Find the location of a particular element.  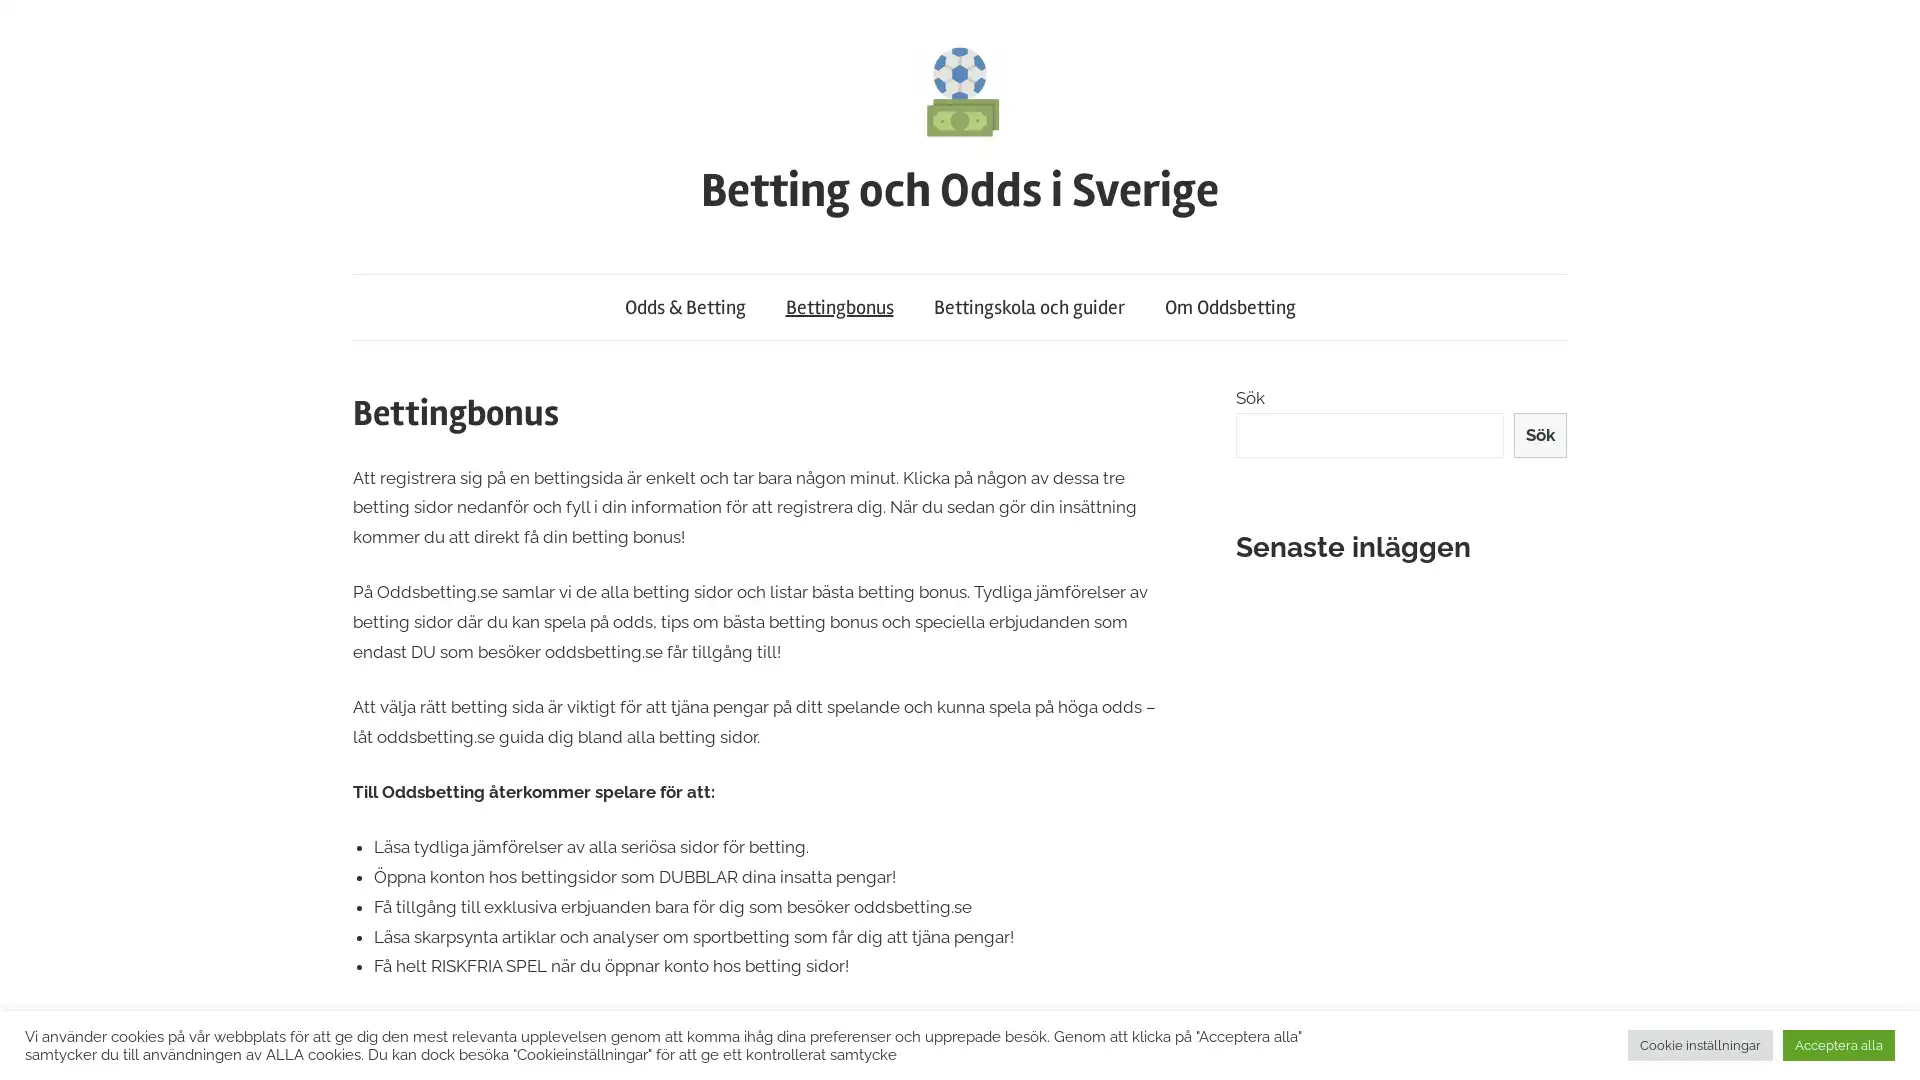

Sok is located at coordinates (1539, 434).